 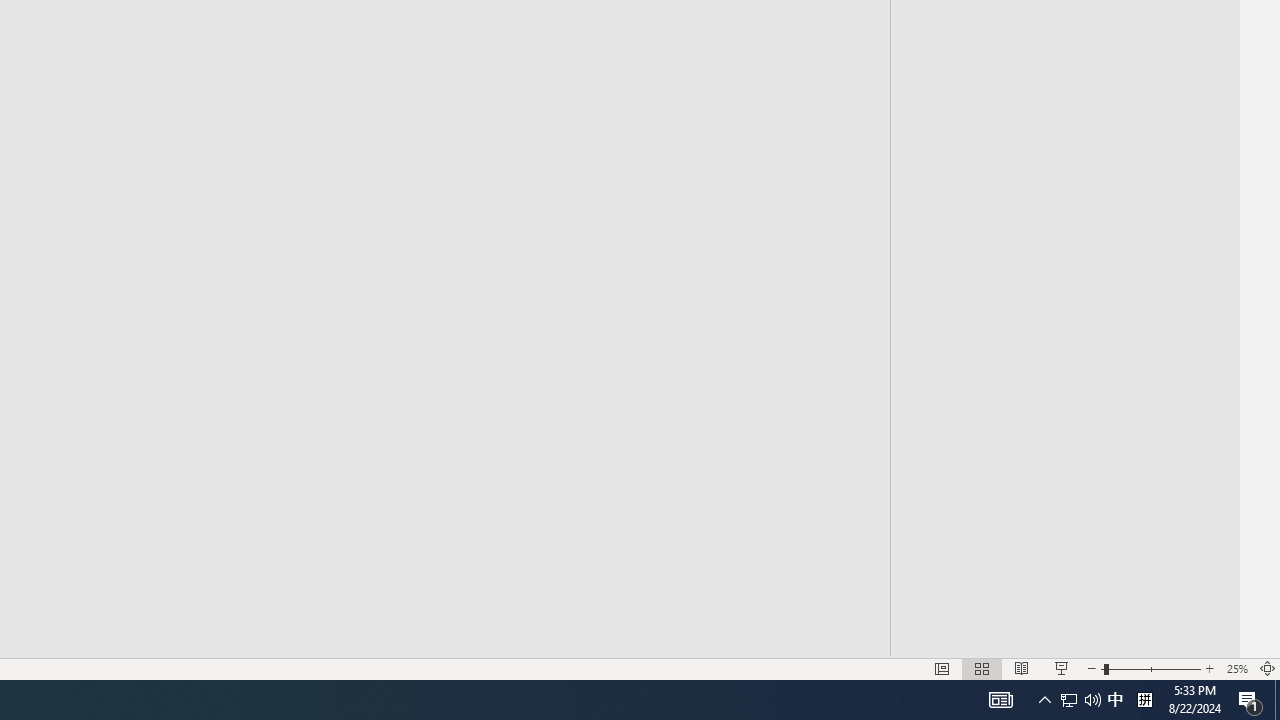 I want to click on 'Zoom 25%', so click(x=1236, y=669).